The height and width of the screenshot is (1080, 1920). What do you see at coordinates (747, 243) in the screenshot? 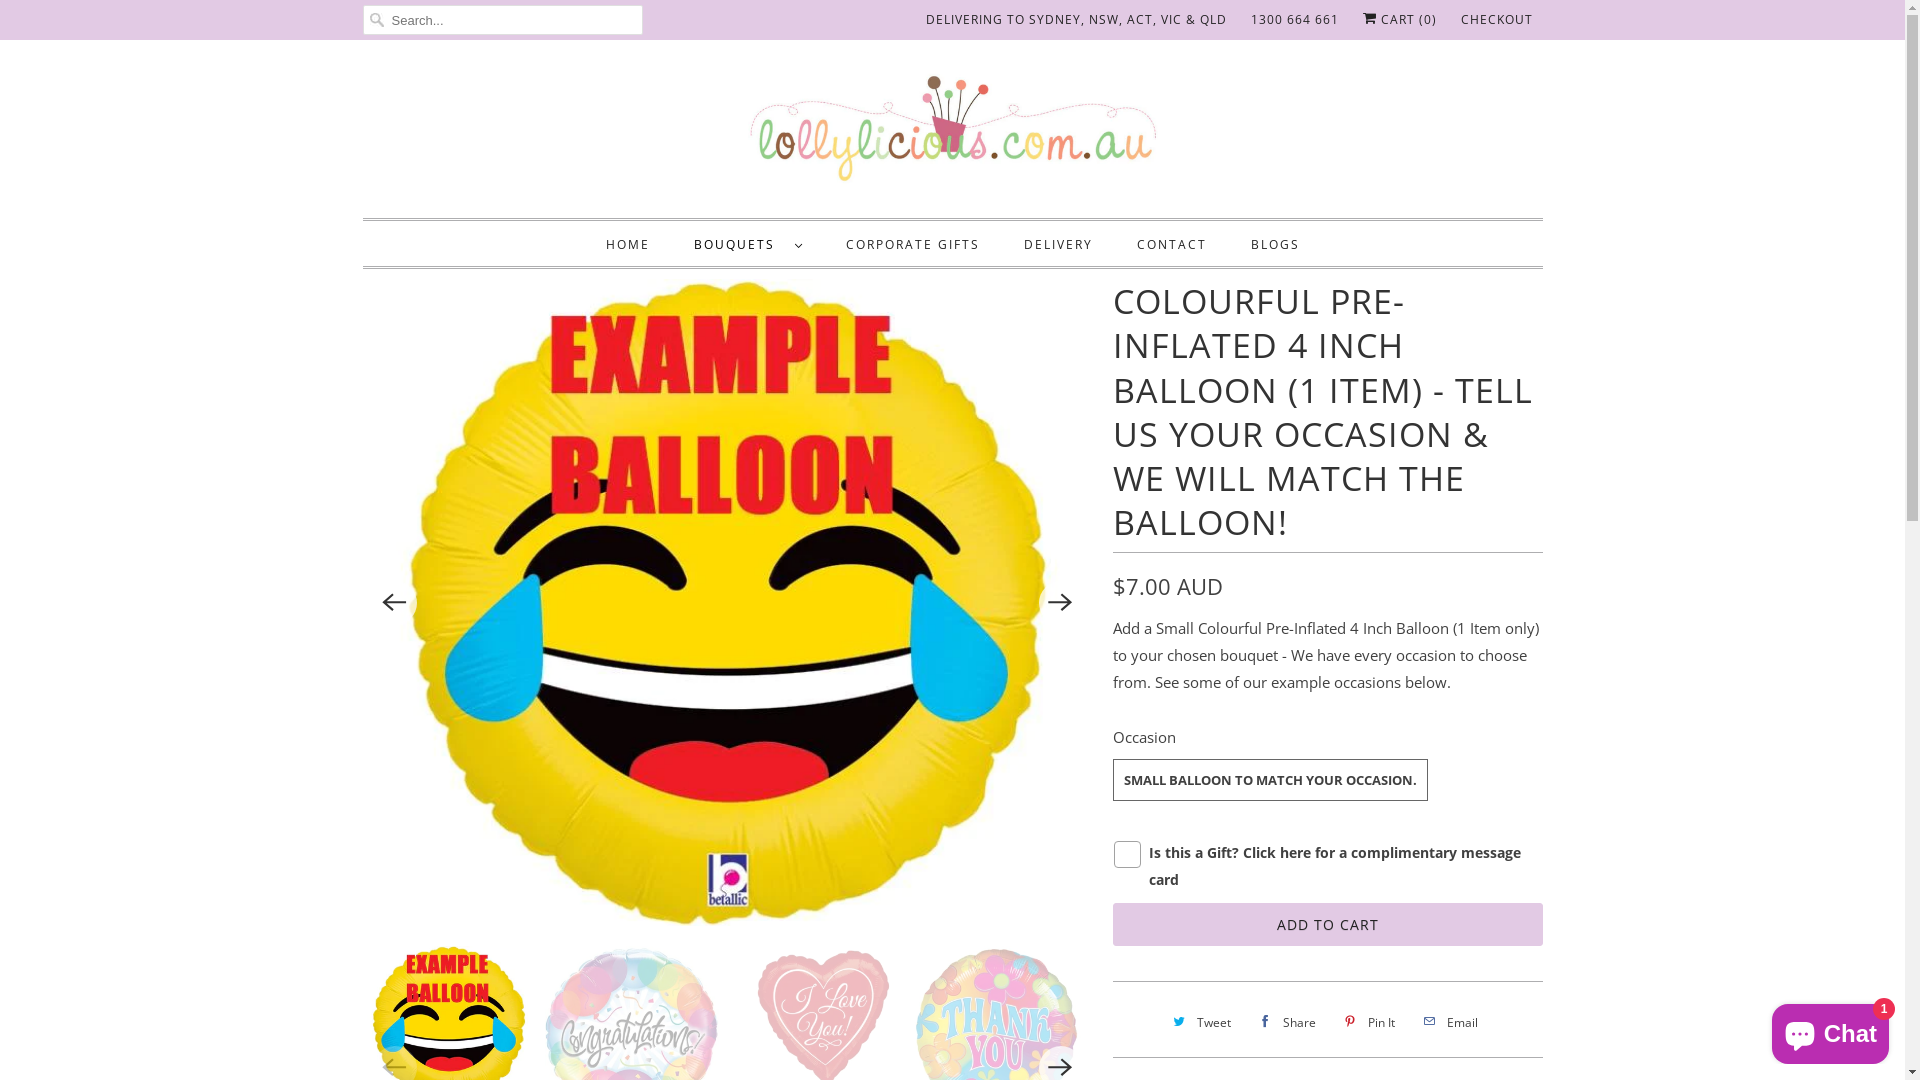
I see `'BOUQUETS '` at bounding box center [747, 243].